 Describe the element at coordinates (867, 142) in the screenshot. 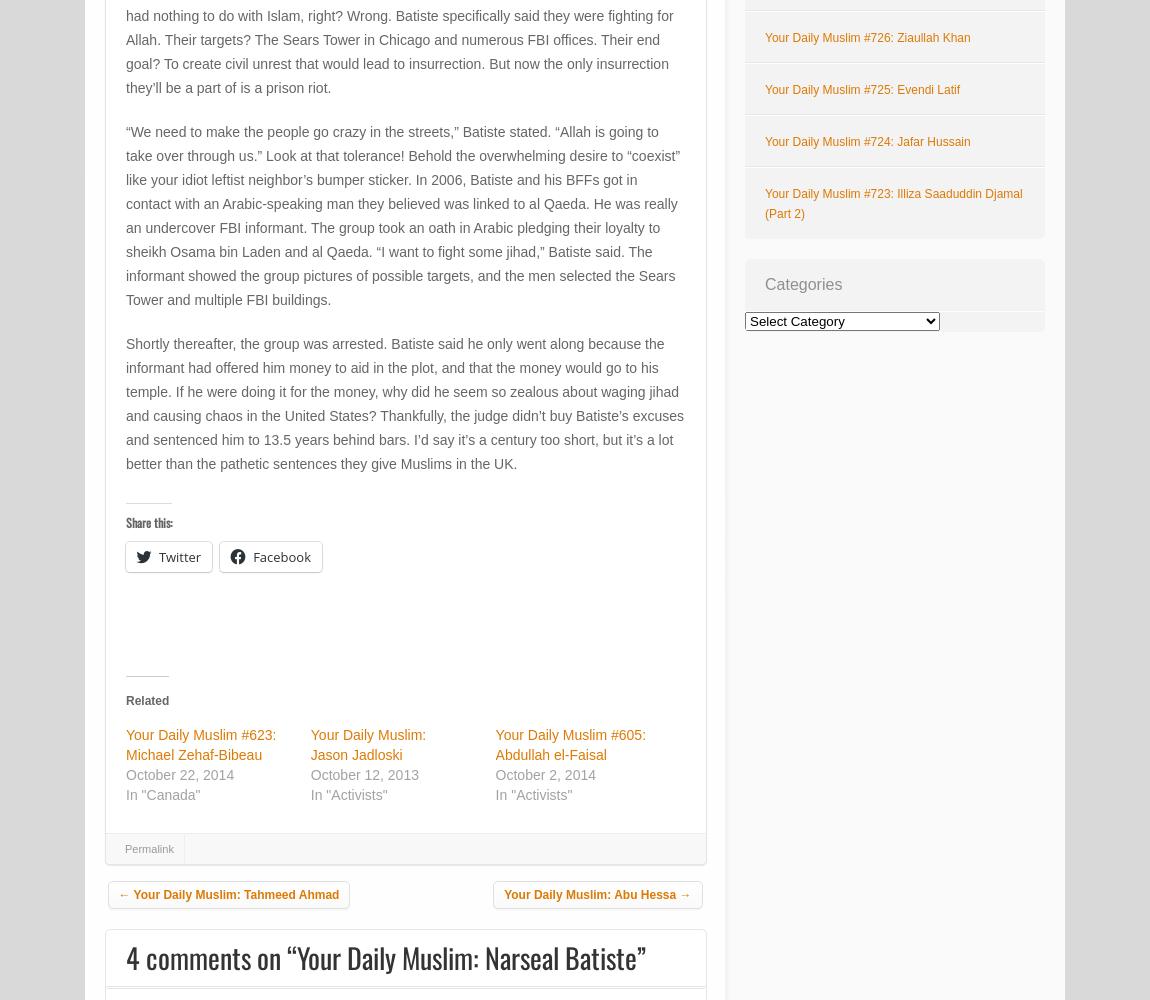

I see `'Your Daily Muslim #724: Jafar Hussain'` at that location.